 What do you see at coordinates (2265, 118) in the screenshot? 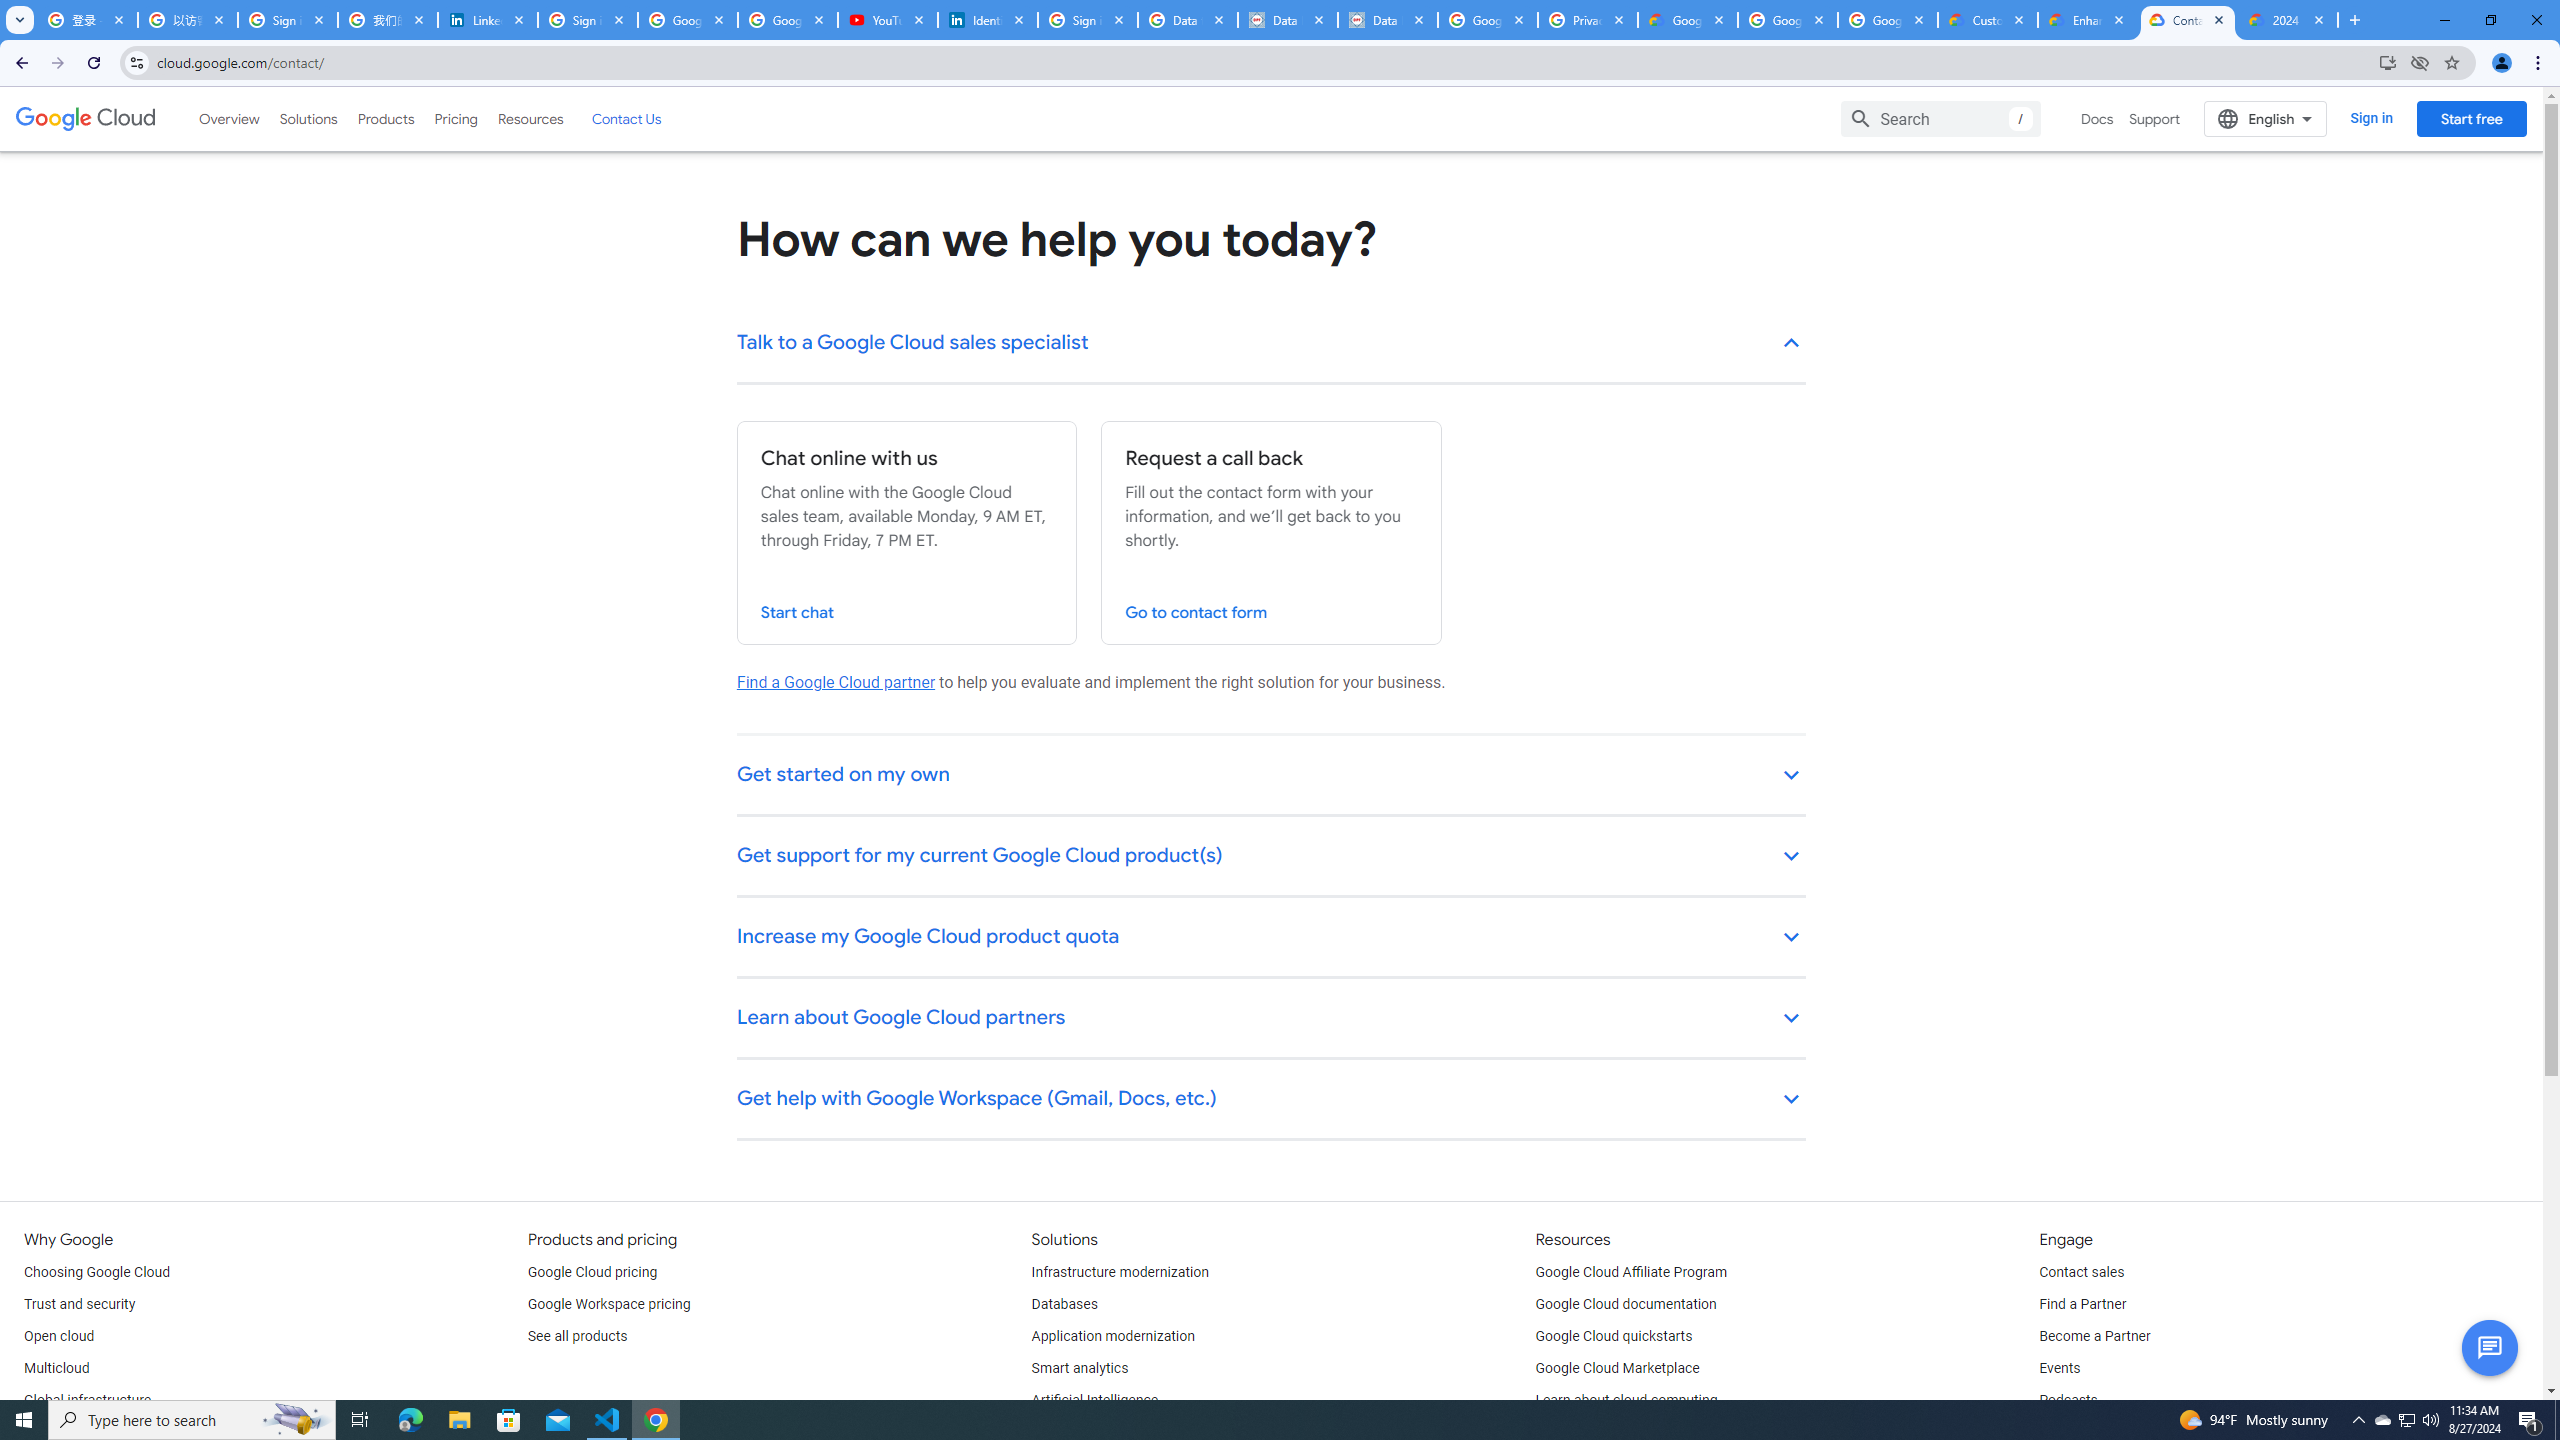
I see `'English'` at bounding box center [2265, 118].